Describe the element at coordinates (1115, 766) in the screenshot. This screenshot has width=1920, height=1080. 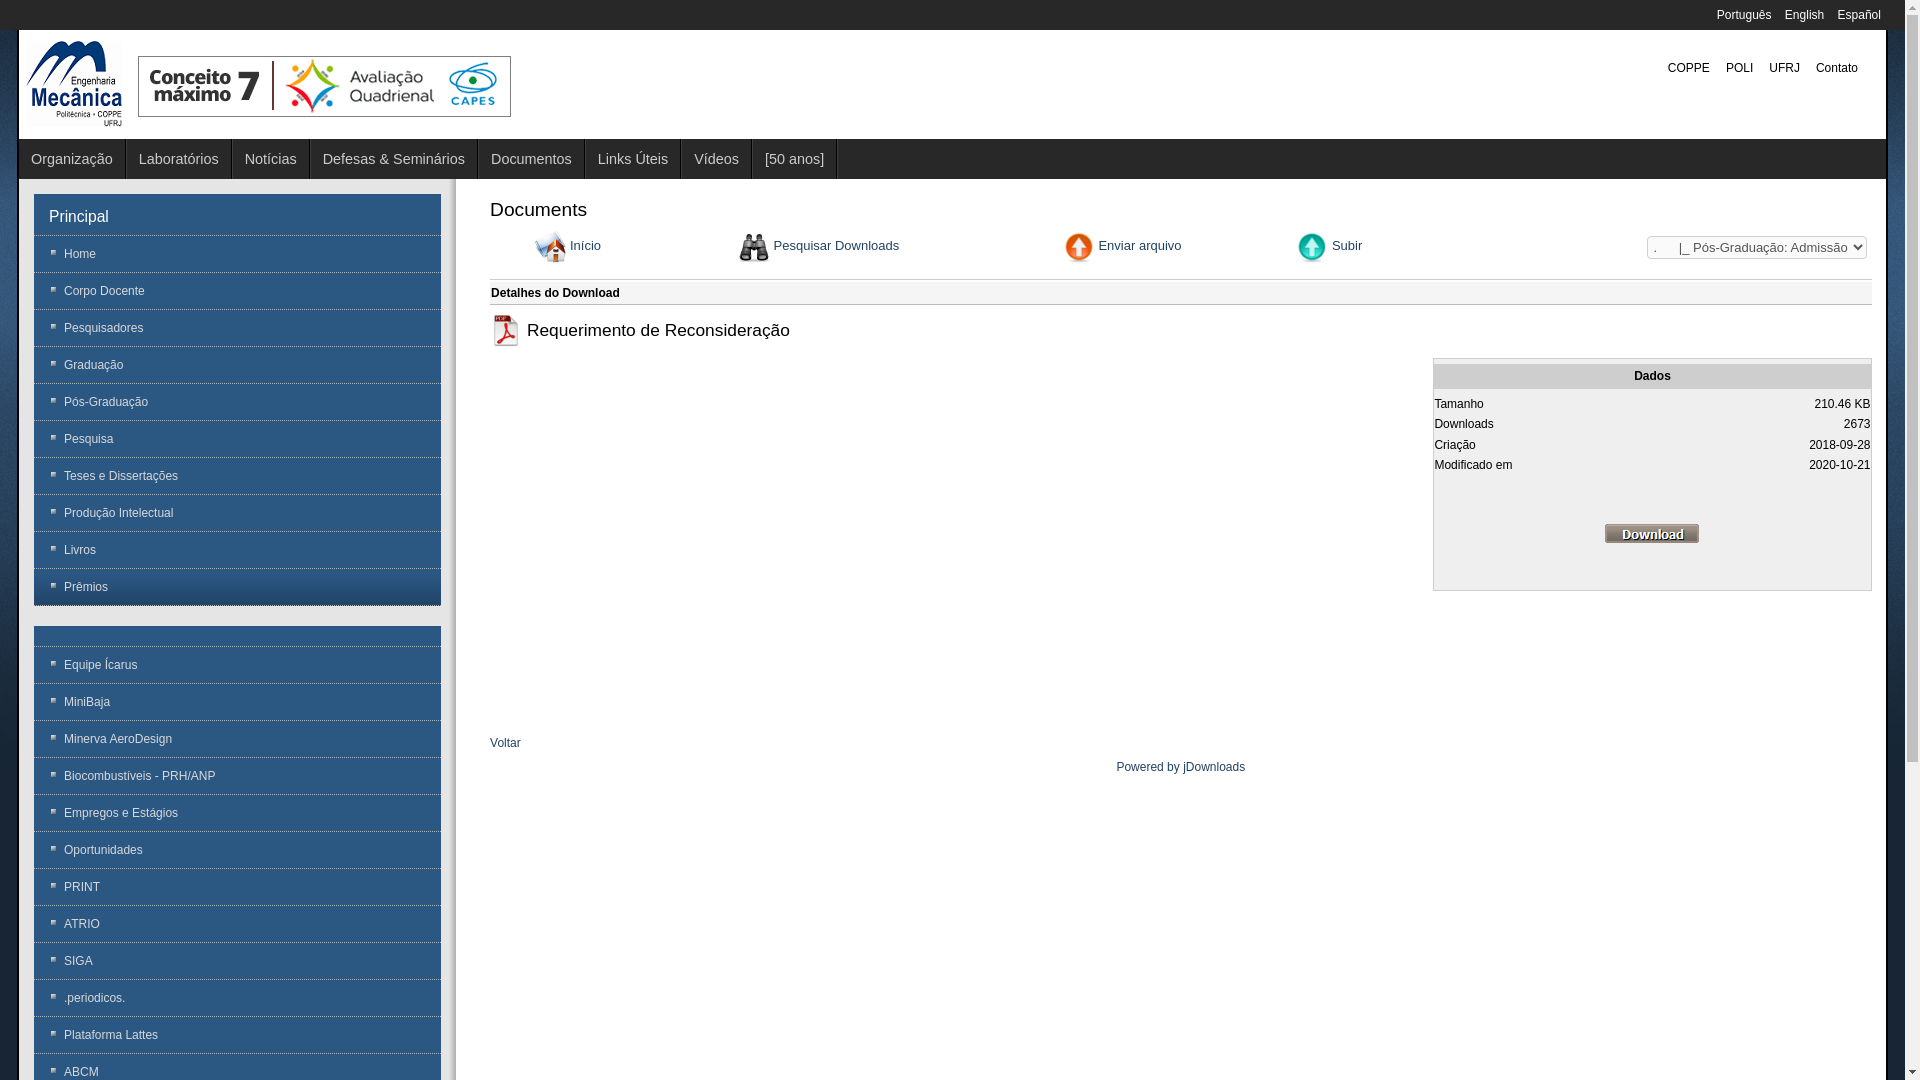
I see `'Powered by '` at that location.